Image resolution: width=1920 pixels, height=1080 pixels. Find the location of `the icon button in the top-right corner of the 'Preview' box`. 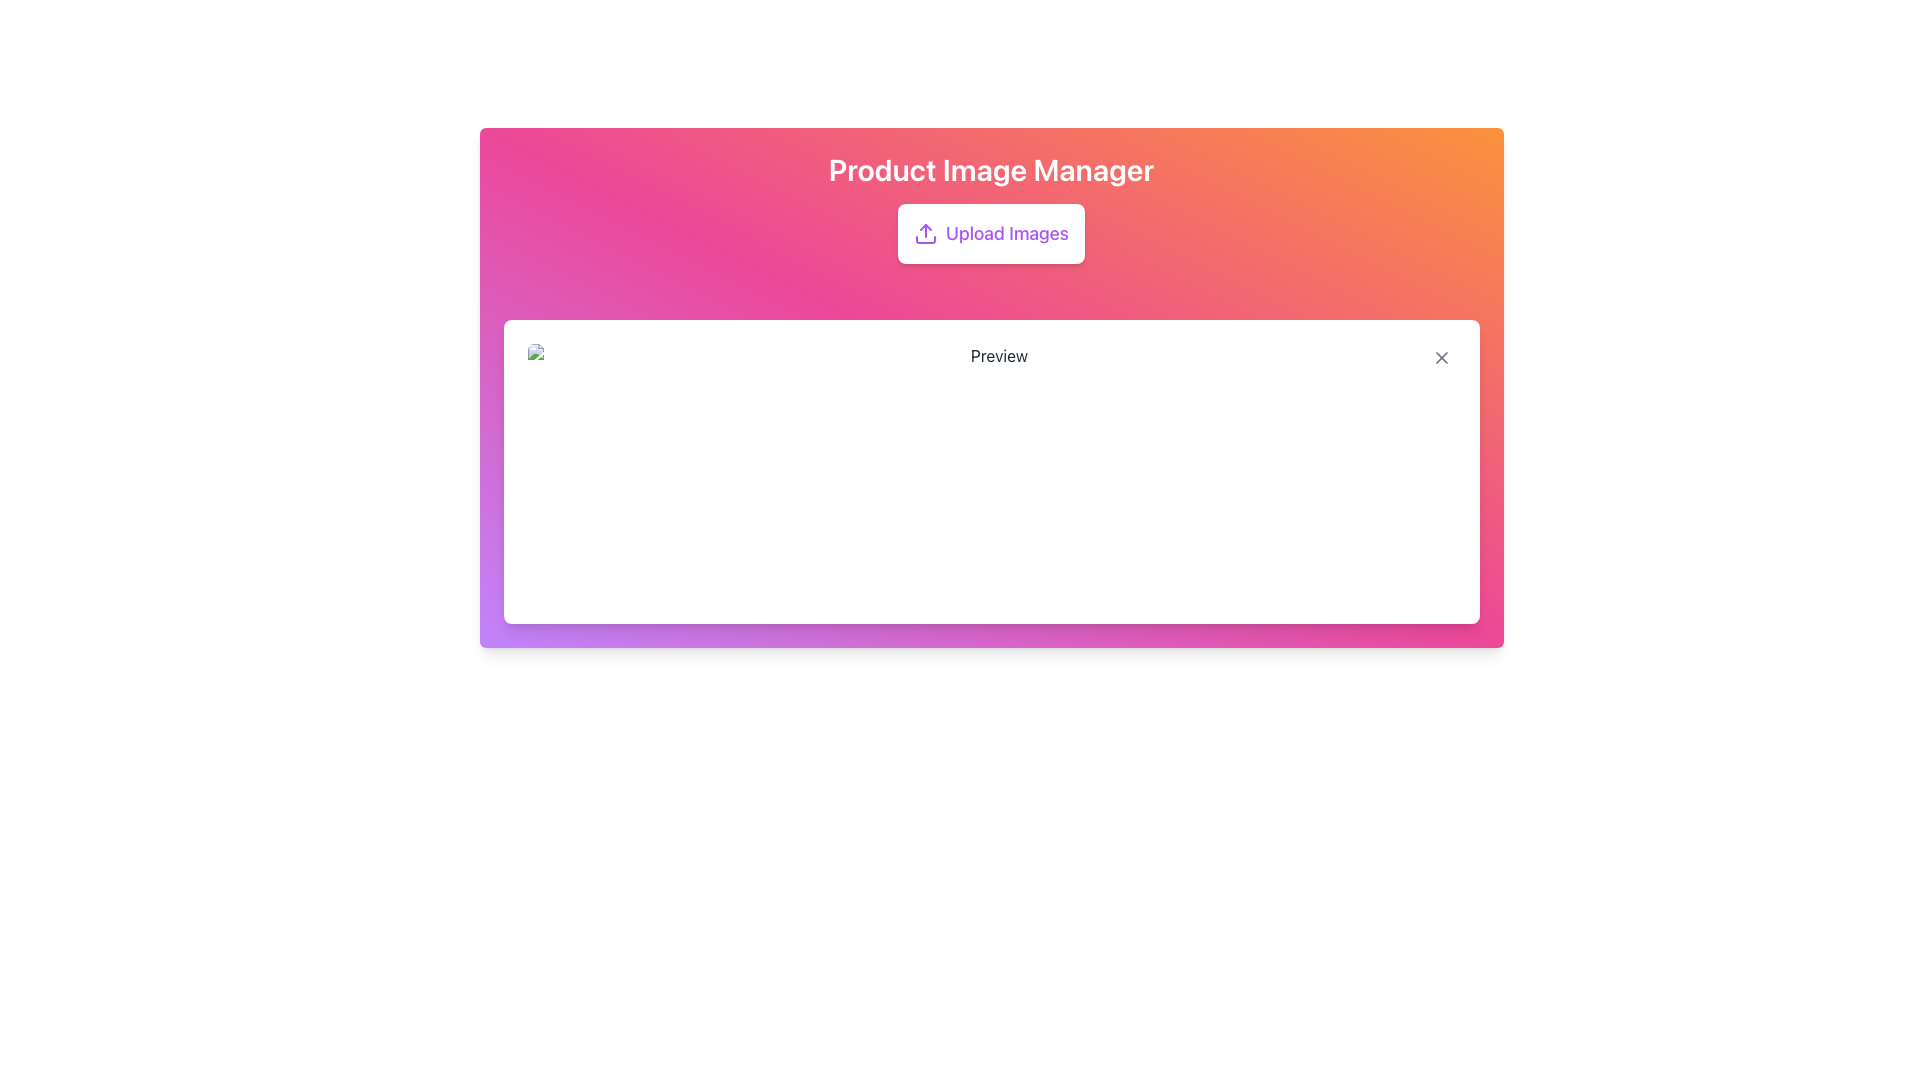

the icon button in the top-right corner of the 'Preview' box is located at coordinates (1441, 357).